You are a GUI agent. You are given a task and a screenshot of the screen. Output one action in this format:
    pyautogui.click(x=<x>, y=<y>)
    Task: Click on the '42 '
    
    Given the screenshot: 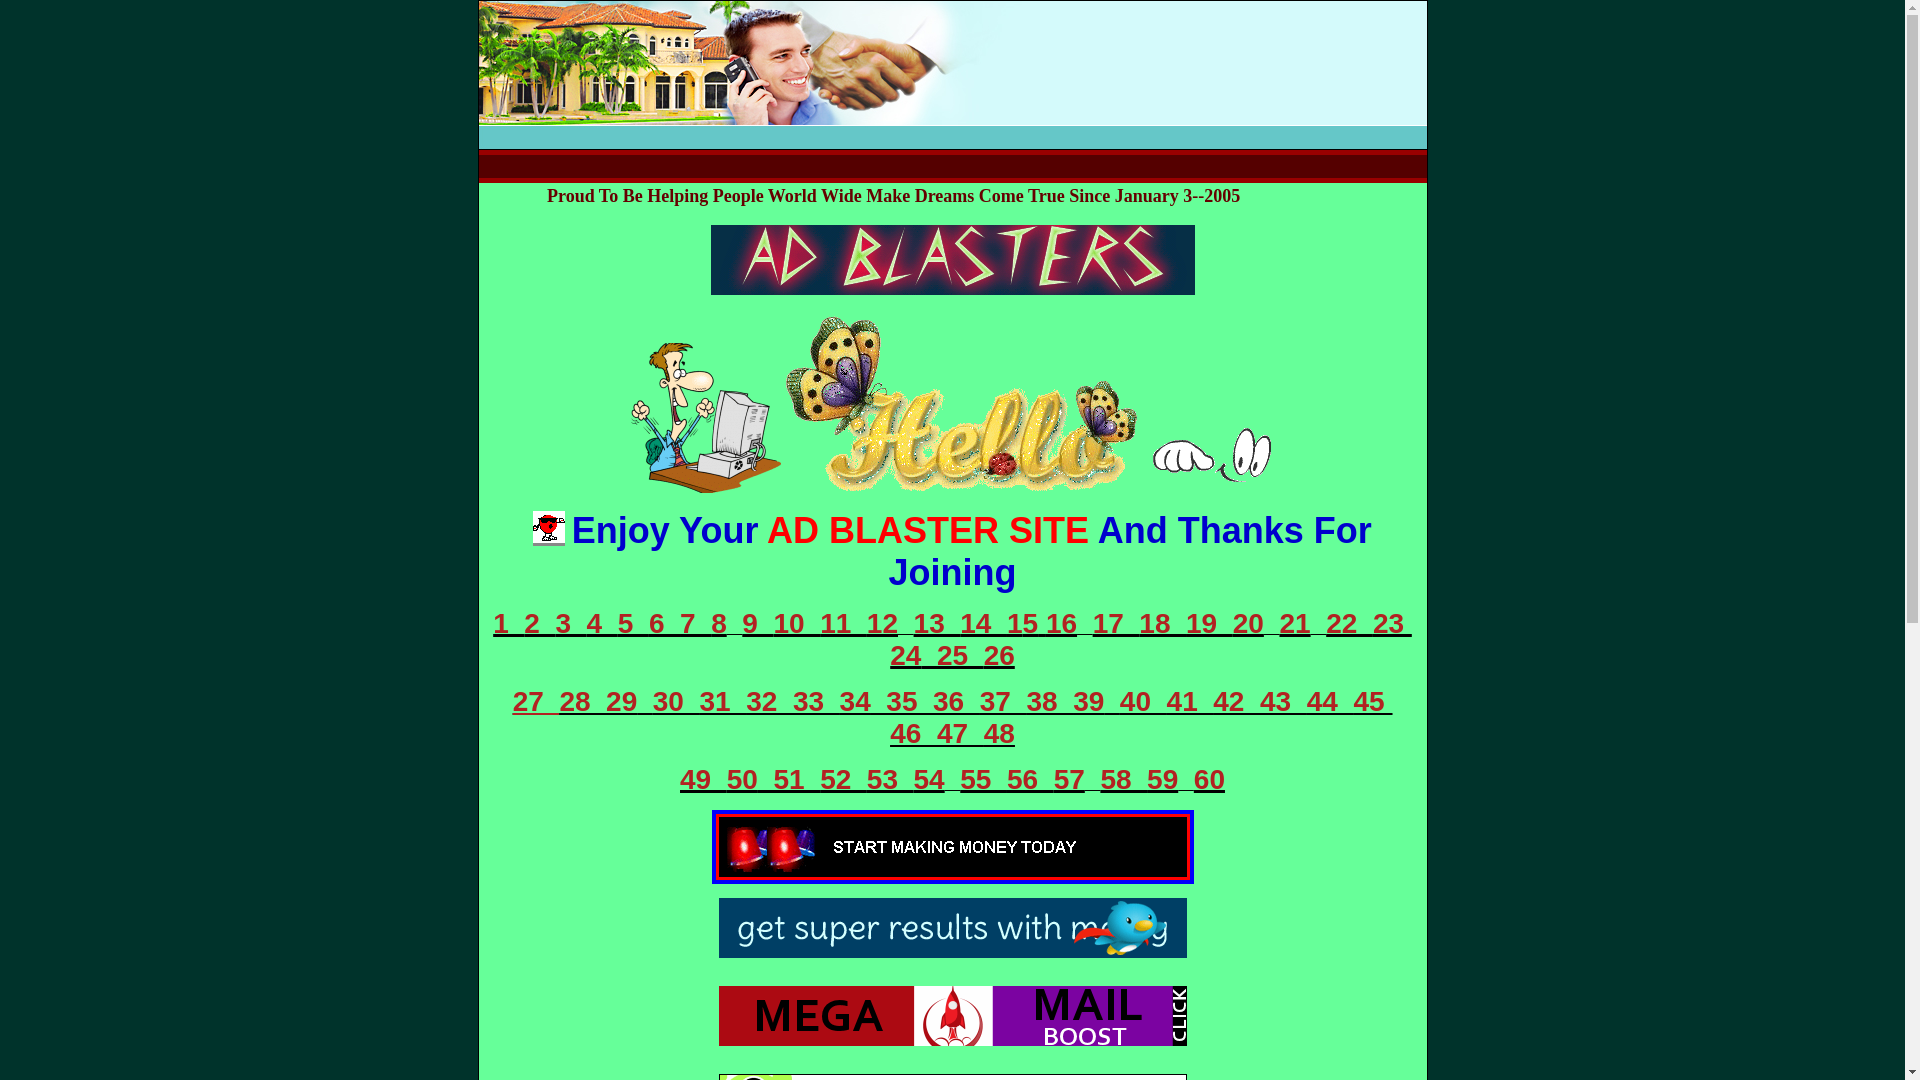 What is the action you would take?
    pyautogui.click(x=1235, y=700)
    